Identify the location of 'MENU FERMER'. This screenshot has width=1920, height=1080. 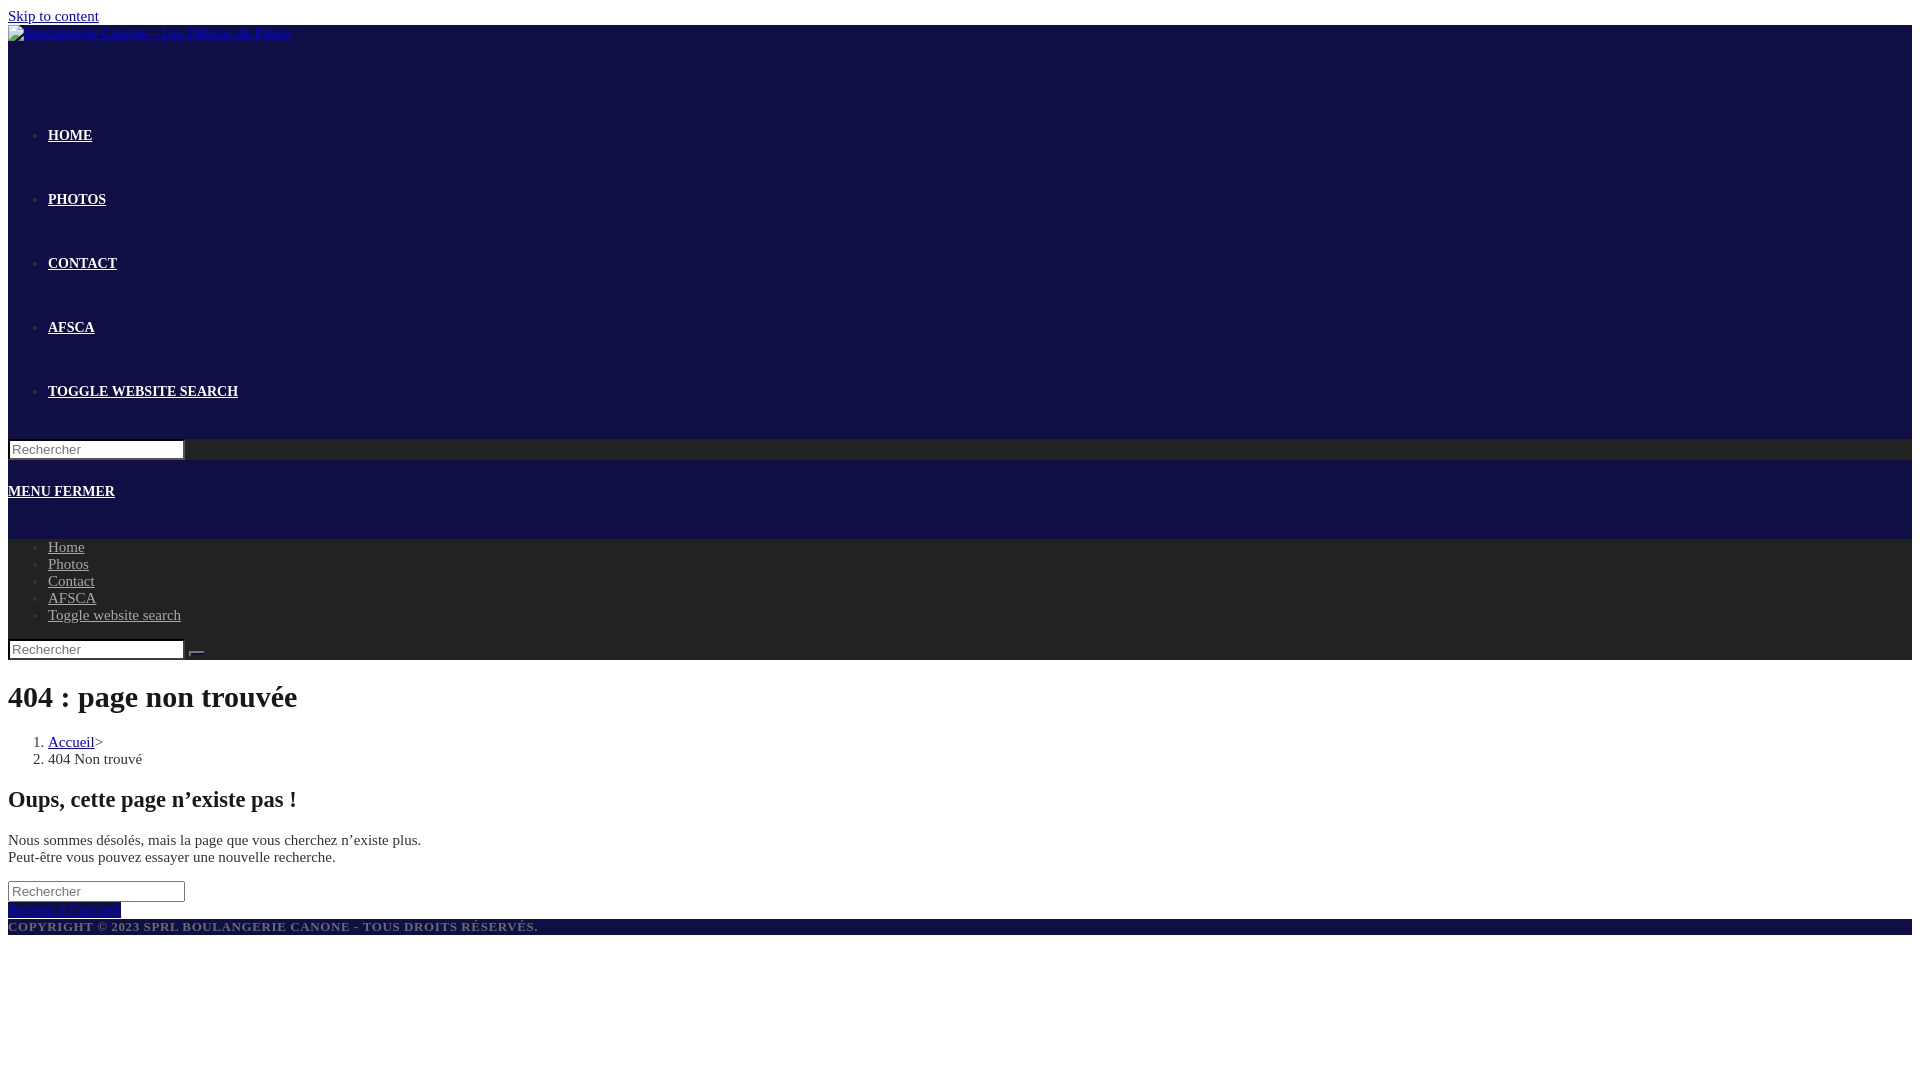
(61, 491).